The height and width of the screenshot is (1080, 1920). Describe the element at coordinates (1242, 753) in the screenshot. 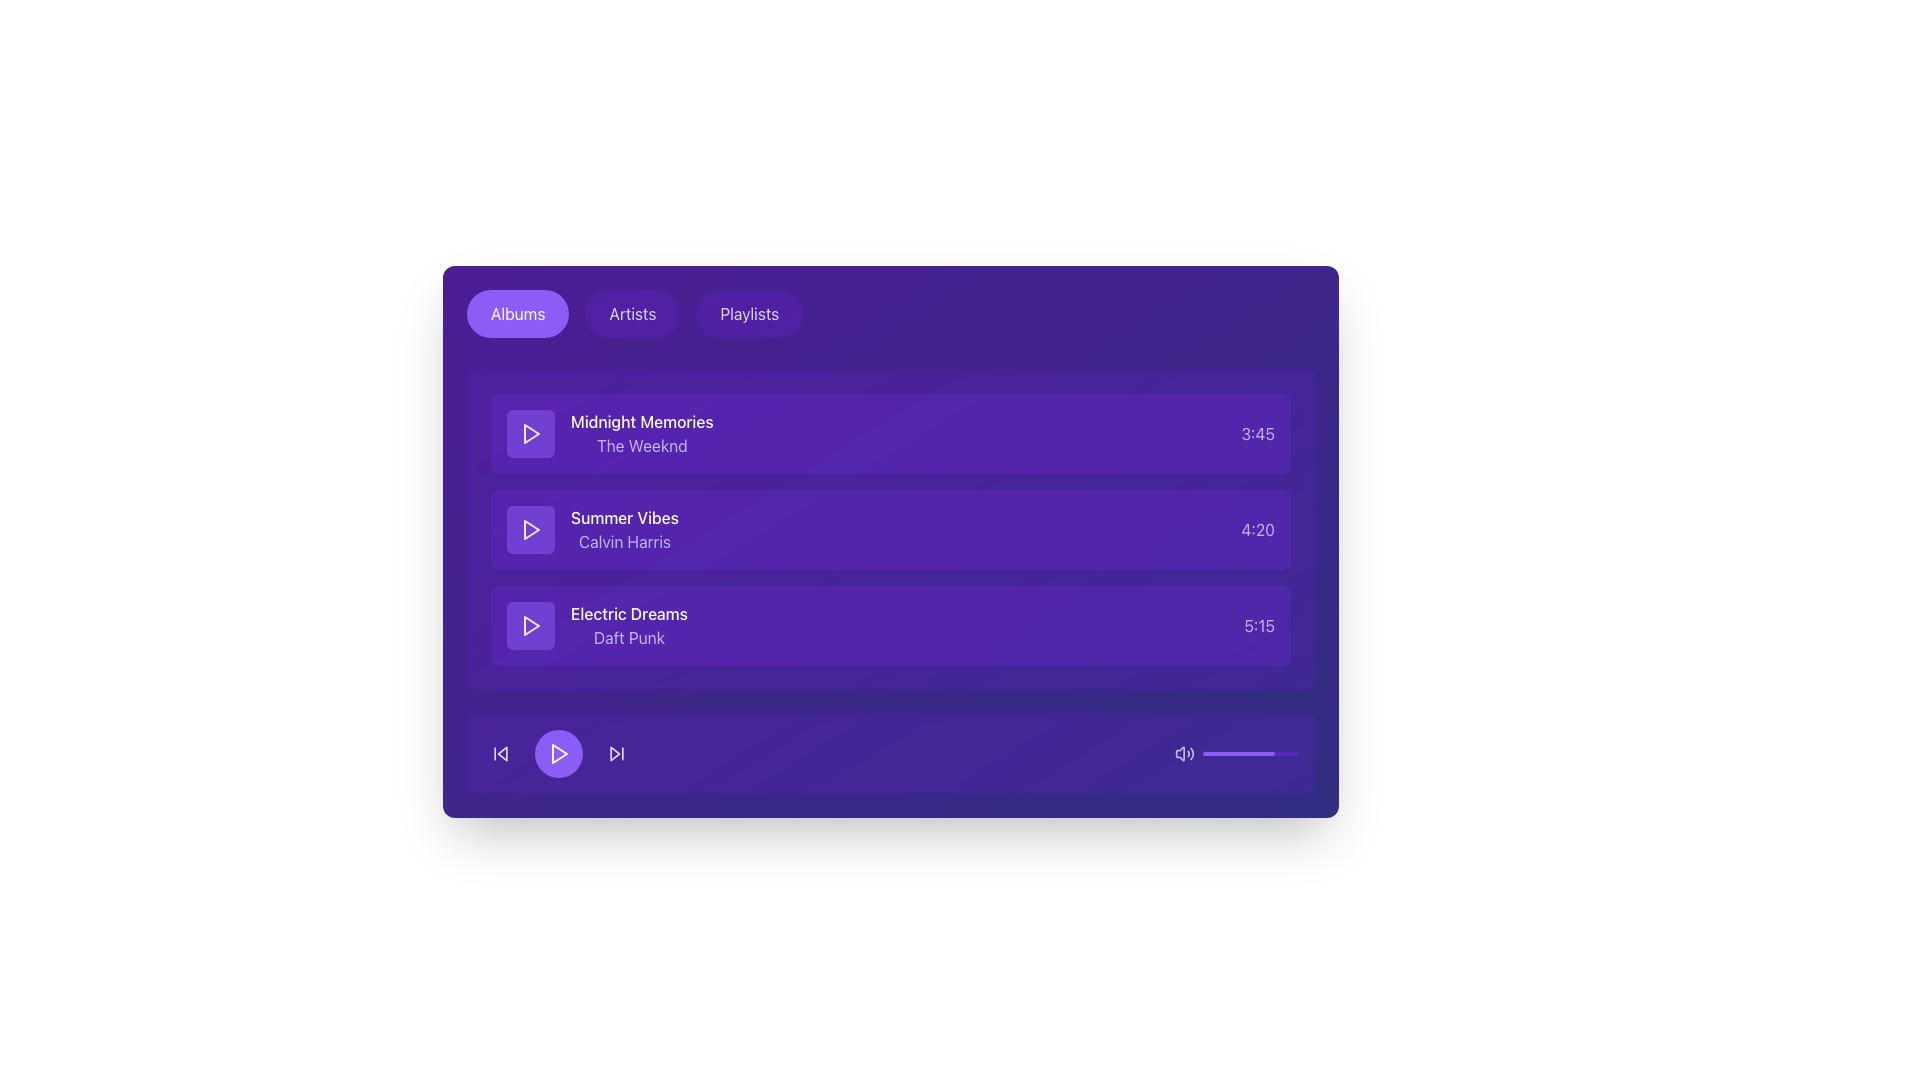

I see `the volume` at that location.